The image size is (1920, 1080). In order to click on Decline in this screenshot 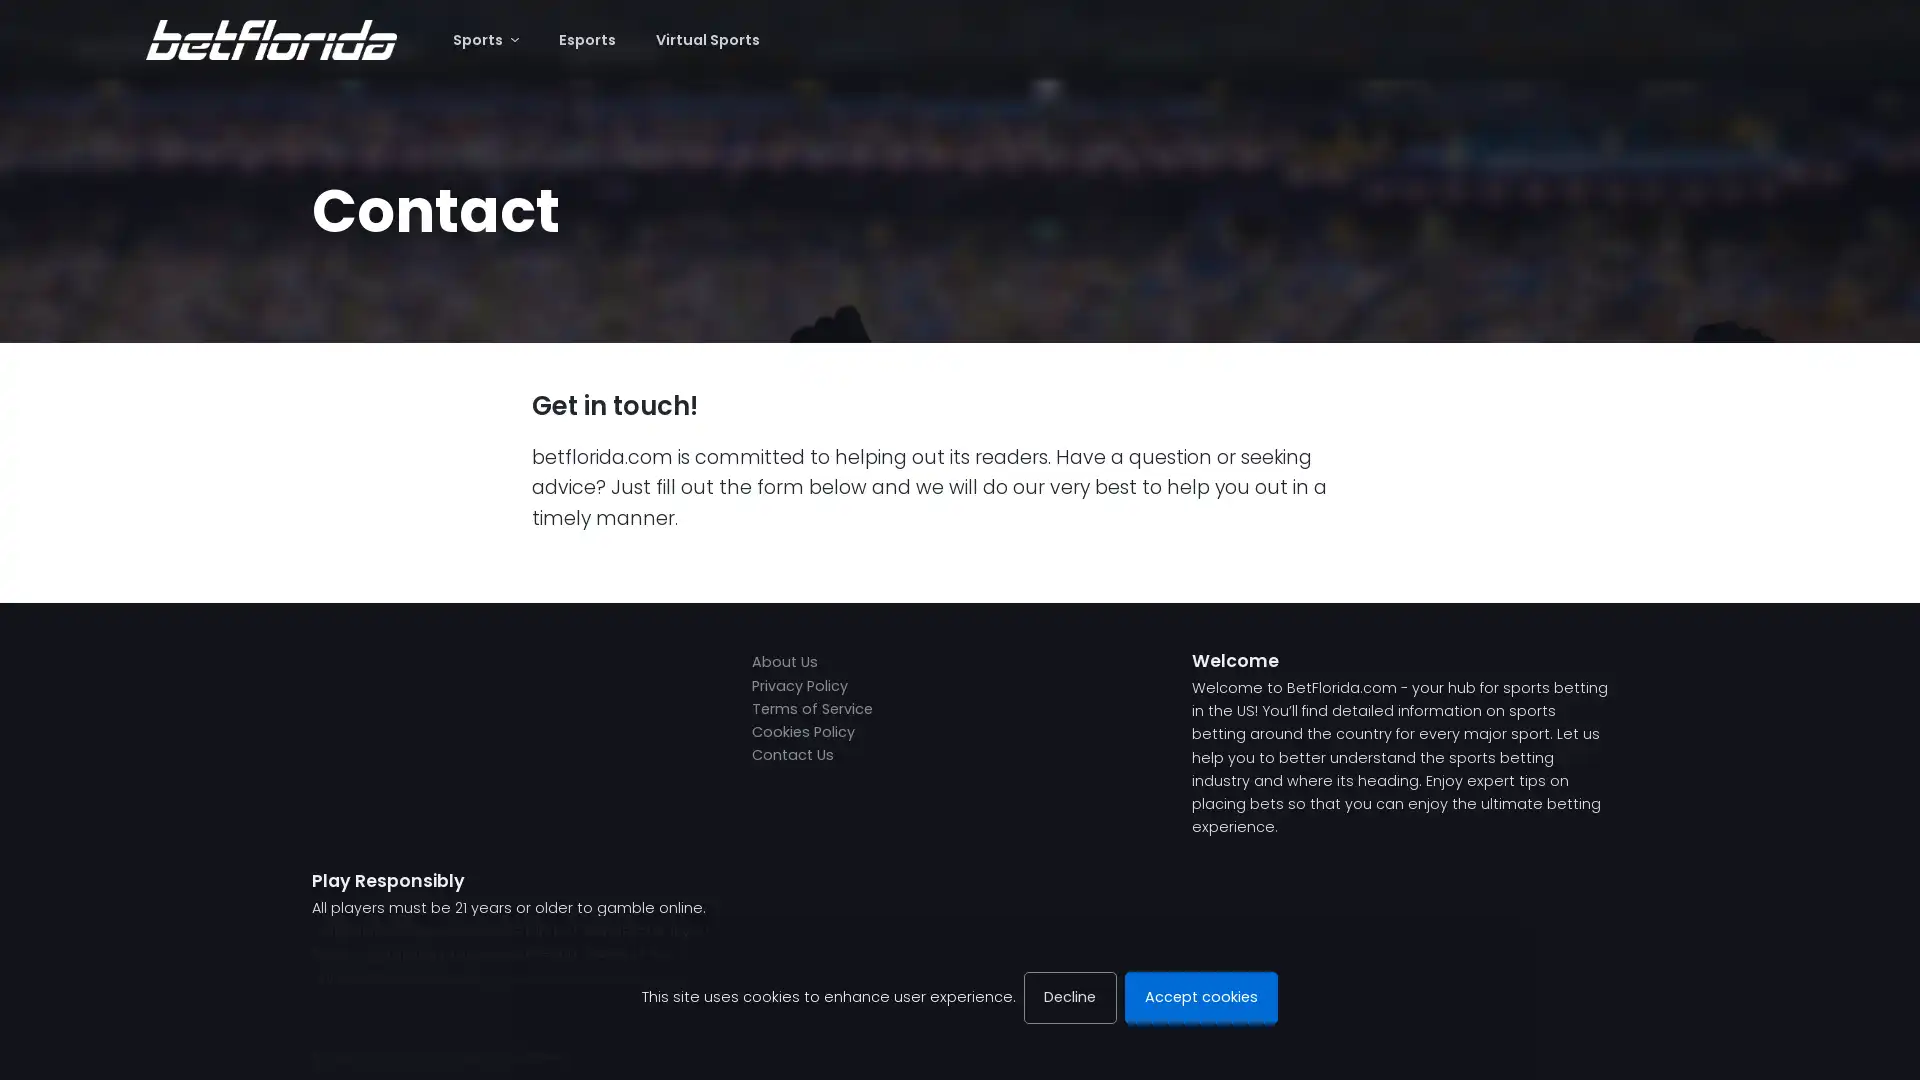, I will do `click(1069, 997)`.